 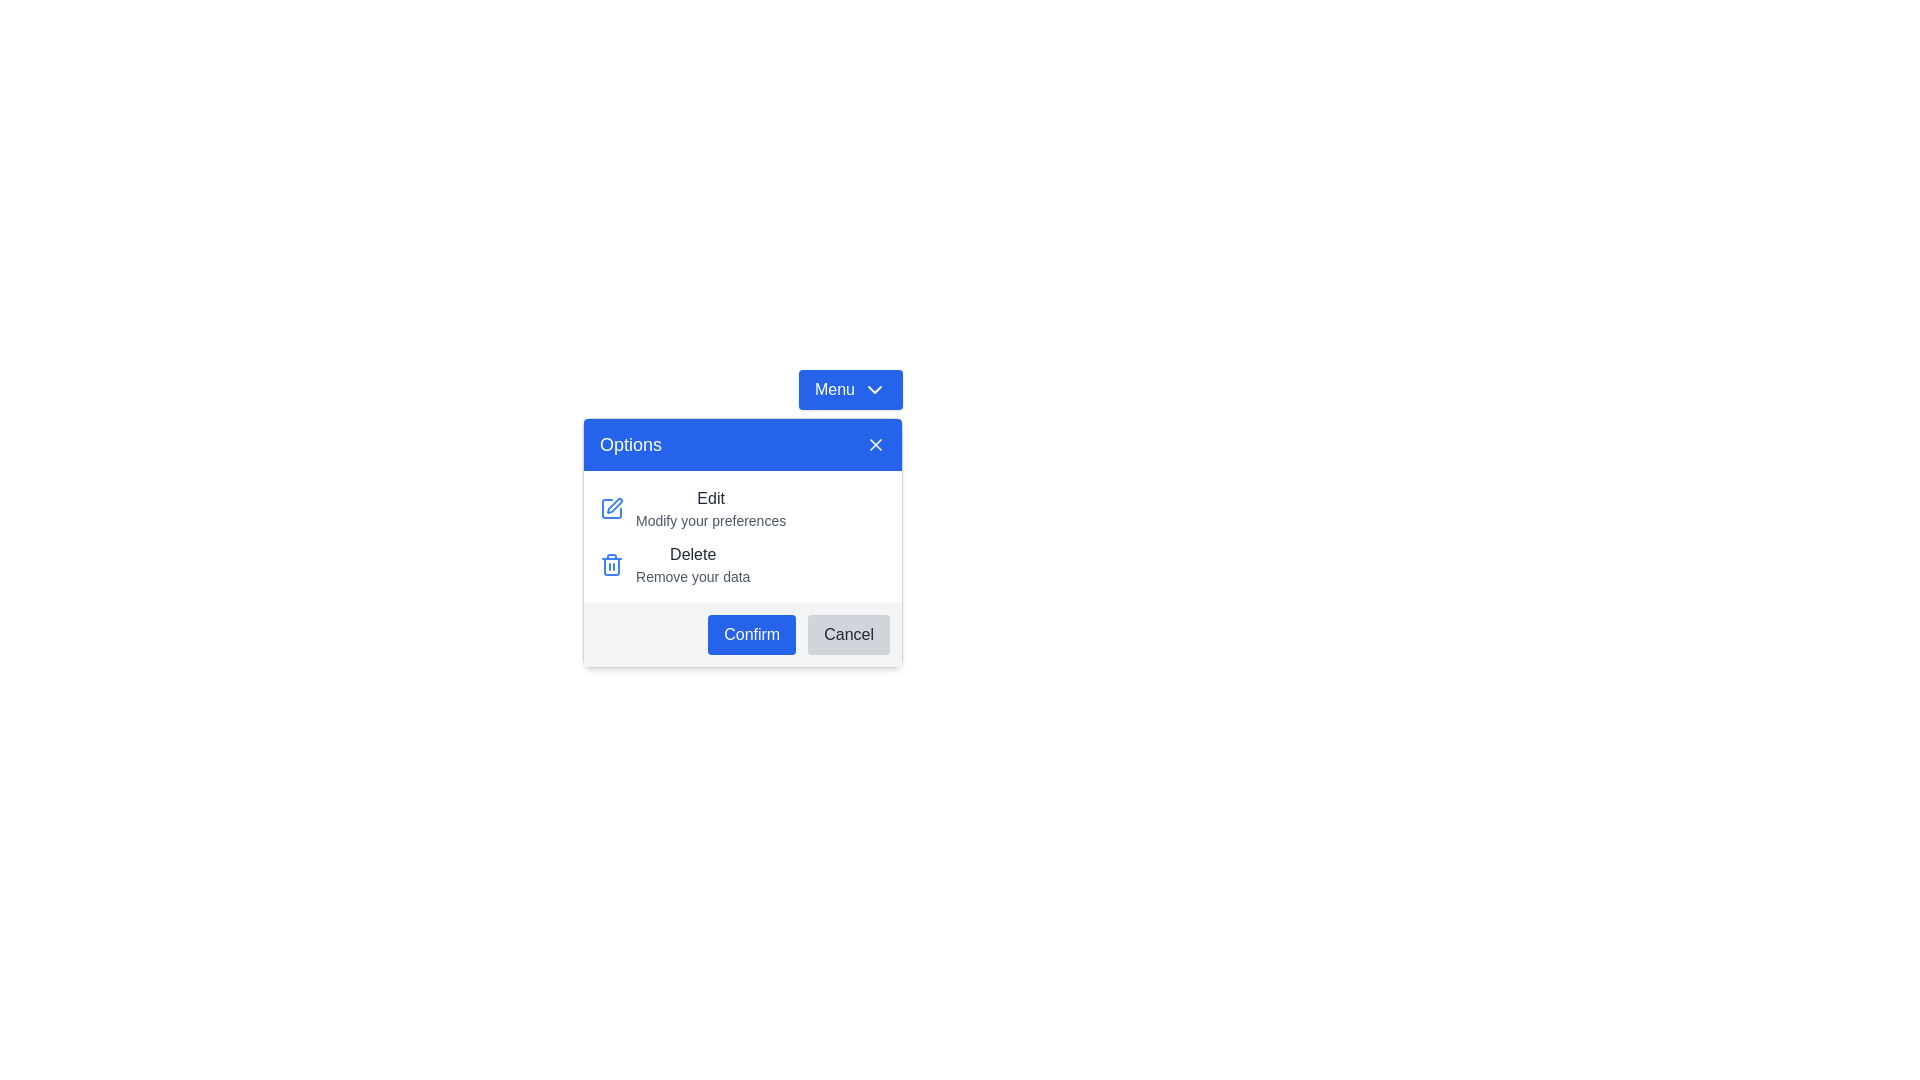 What do you see at coordinates (693, 564) in the screenshot?
I see `the 'Delete' text label in the 'Options' modal, which is the second item in the vertical list of options and is accompanied by a trash can icon` at bounding box center [693, 564].